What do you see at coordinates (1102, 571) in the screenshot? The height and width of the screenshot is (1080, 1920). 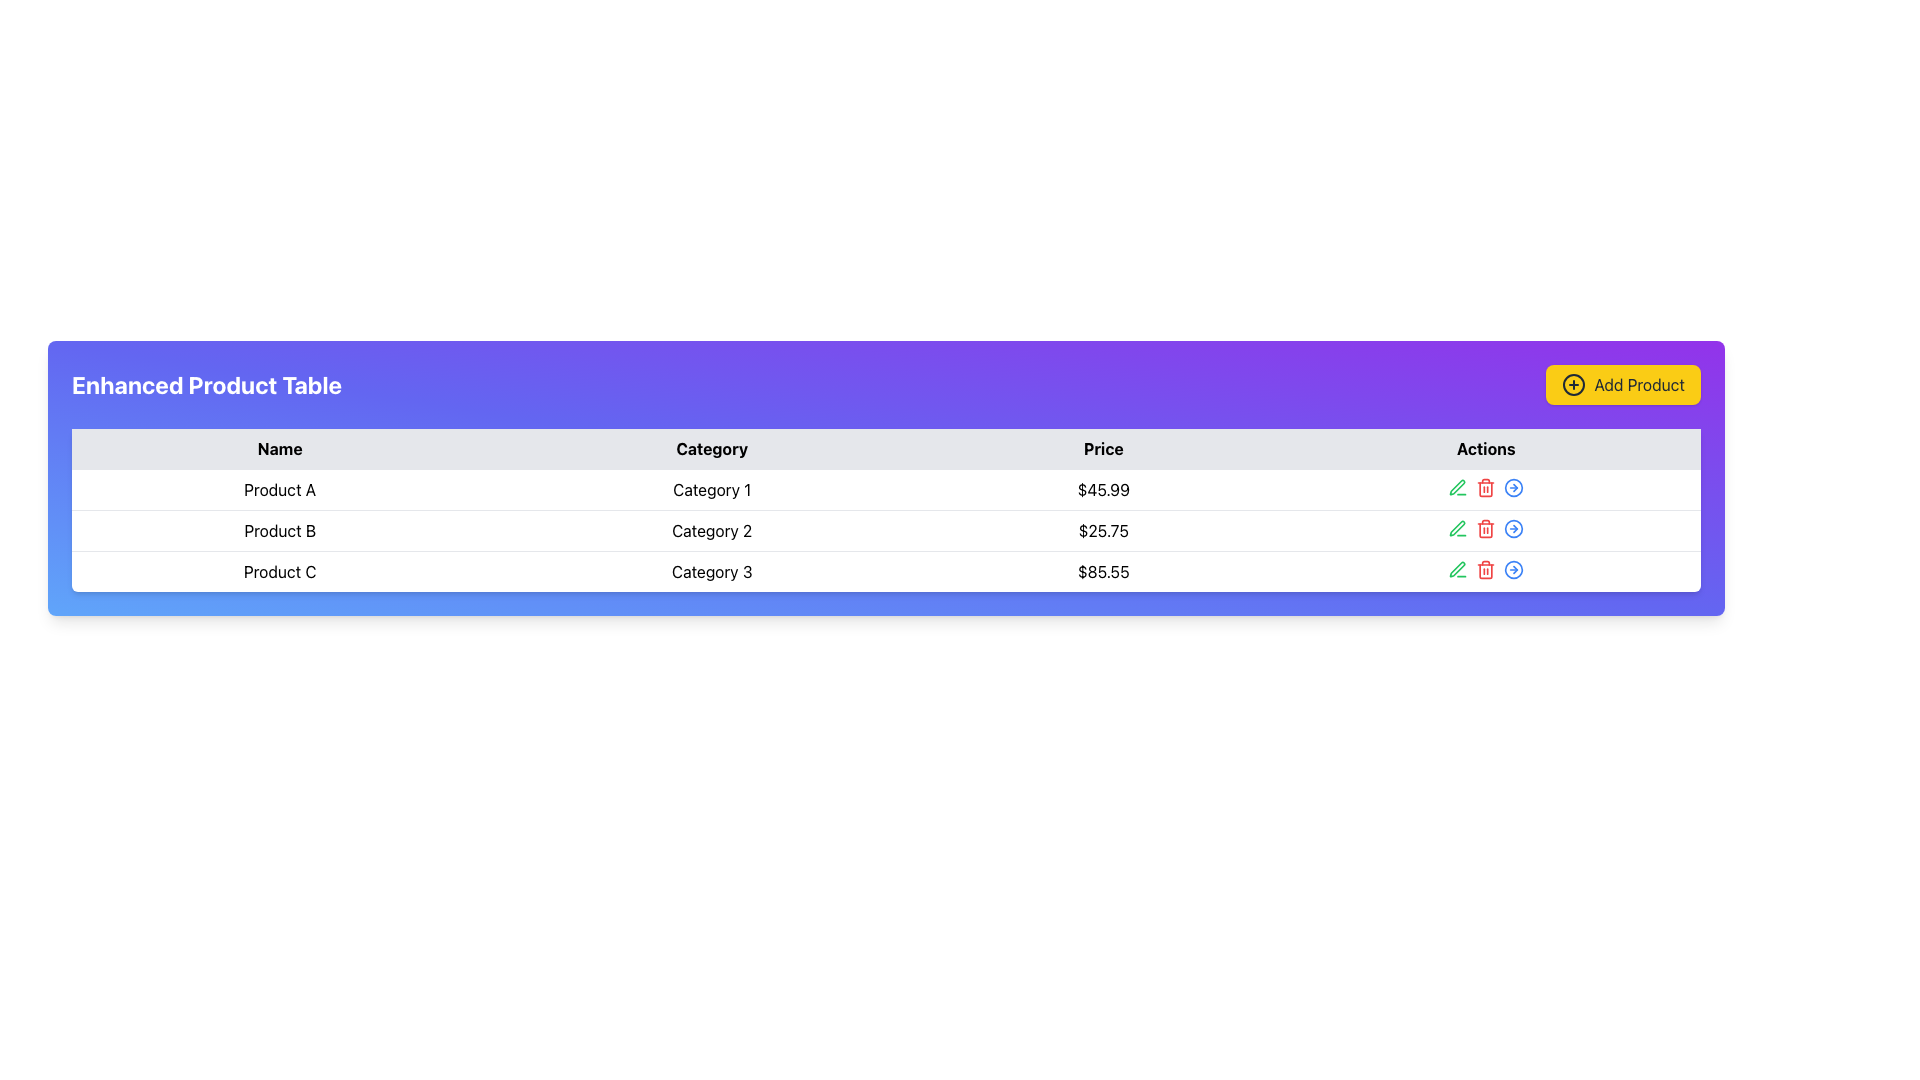 I see `the text label displaying the price '$85.55' in the 'Price' column for 'Product C' in the table` at bounding box center [1102, 571].